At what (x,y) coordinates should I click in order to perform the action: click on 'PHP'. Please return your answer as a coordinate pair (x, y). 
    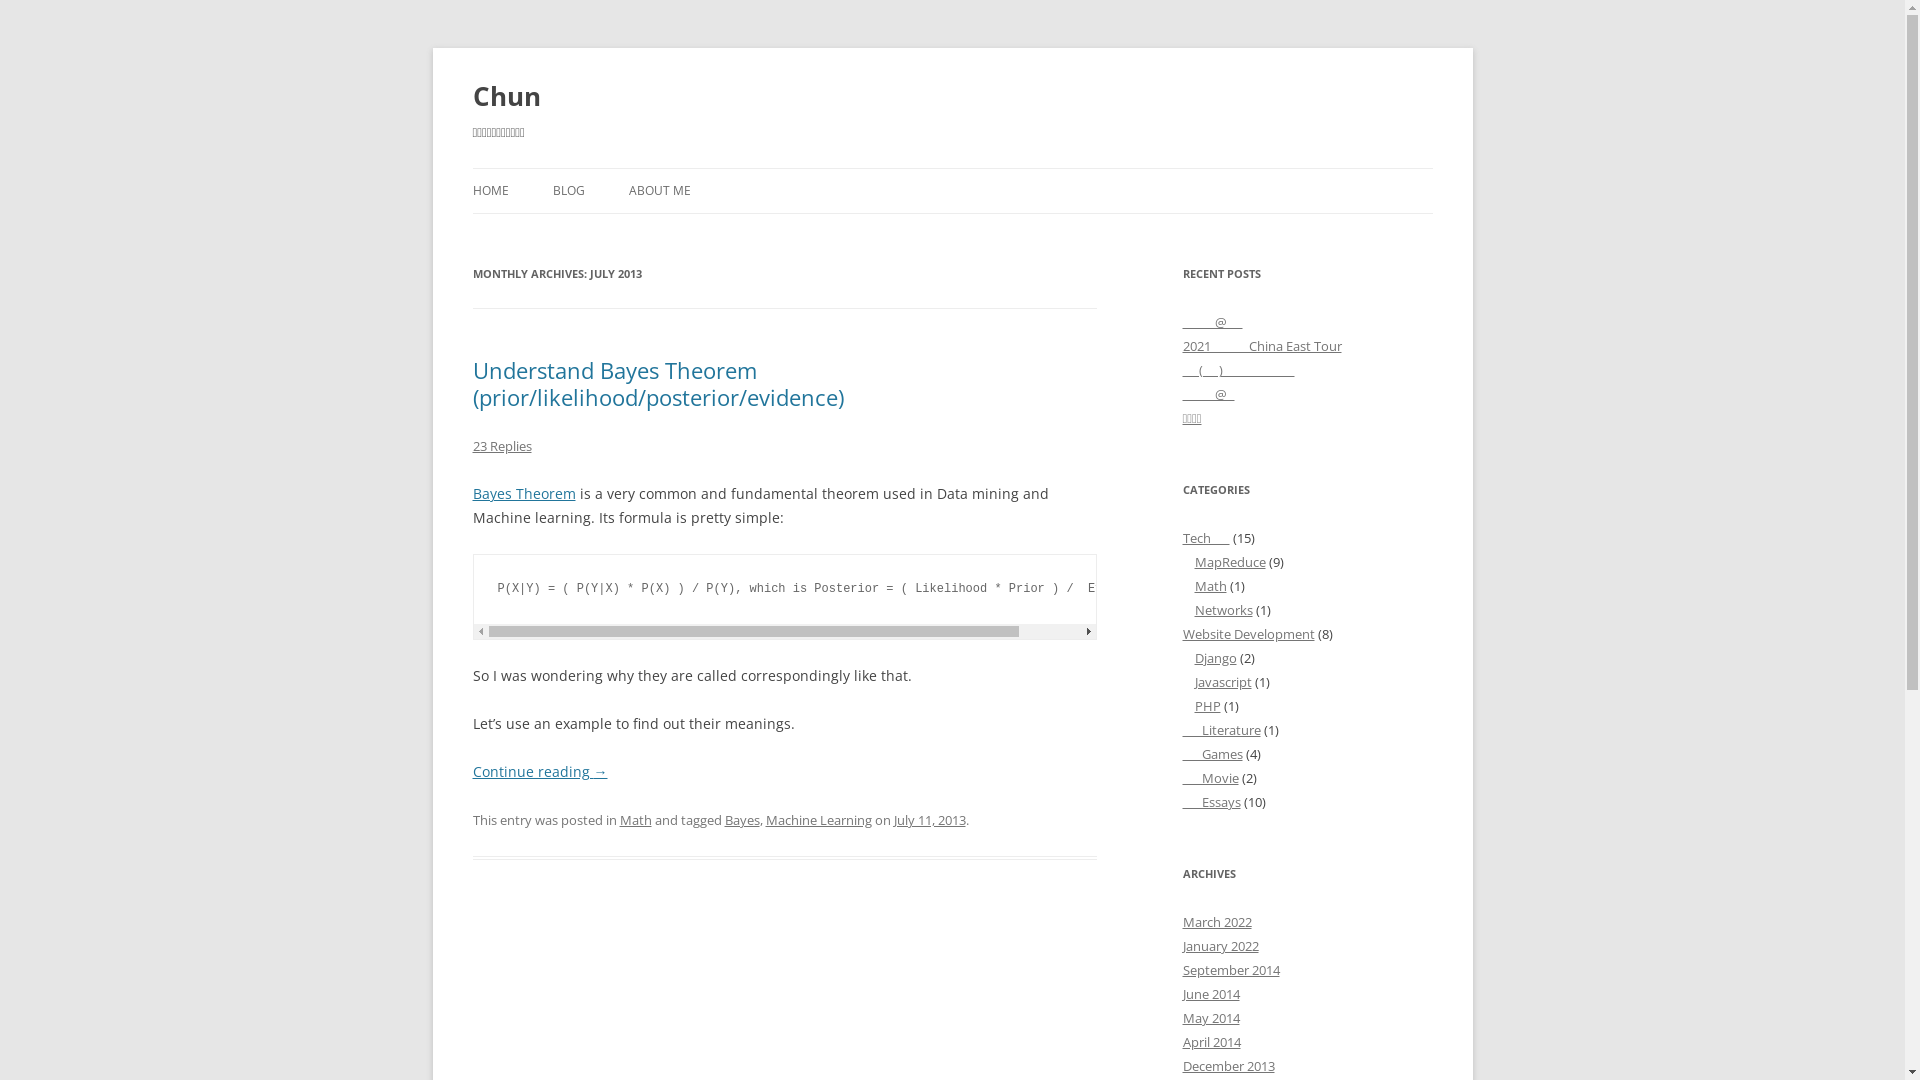
    Looking at the image, I should click on (1205, 704).